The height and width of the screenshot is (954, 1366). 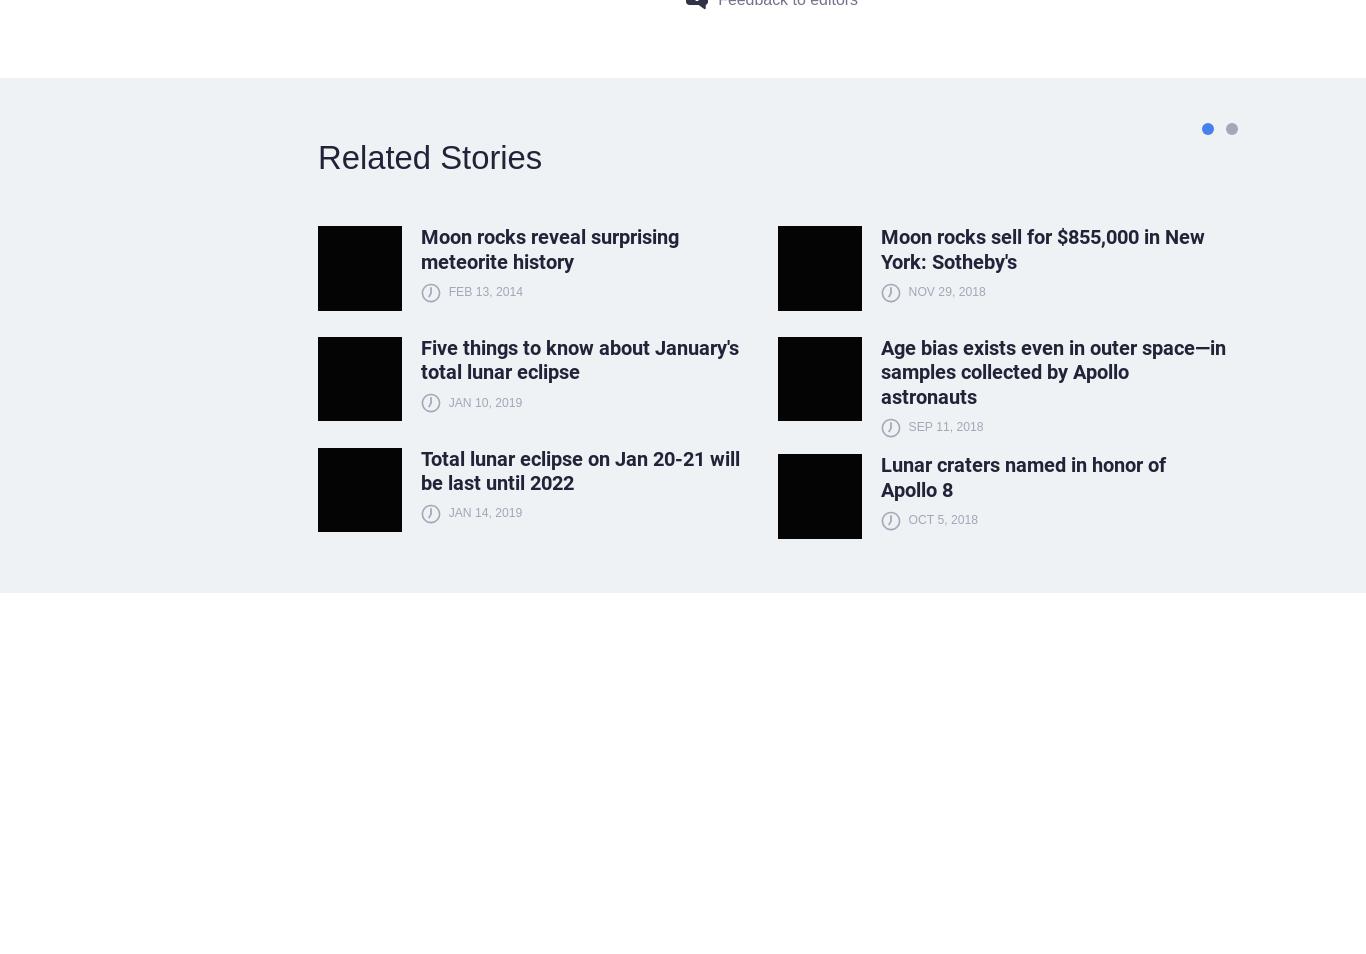 I want to click on 'Nov 29, 2018', so click(x=946, y=290).